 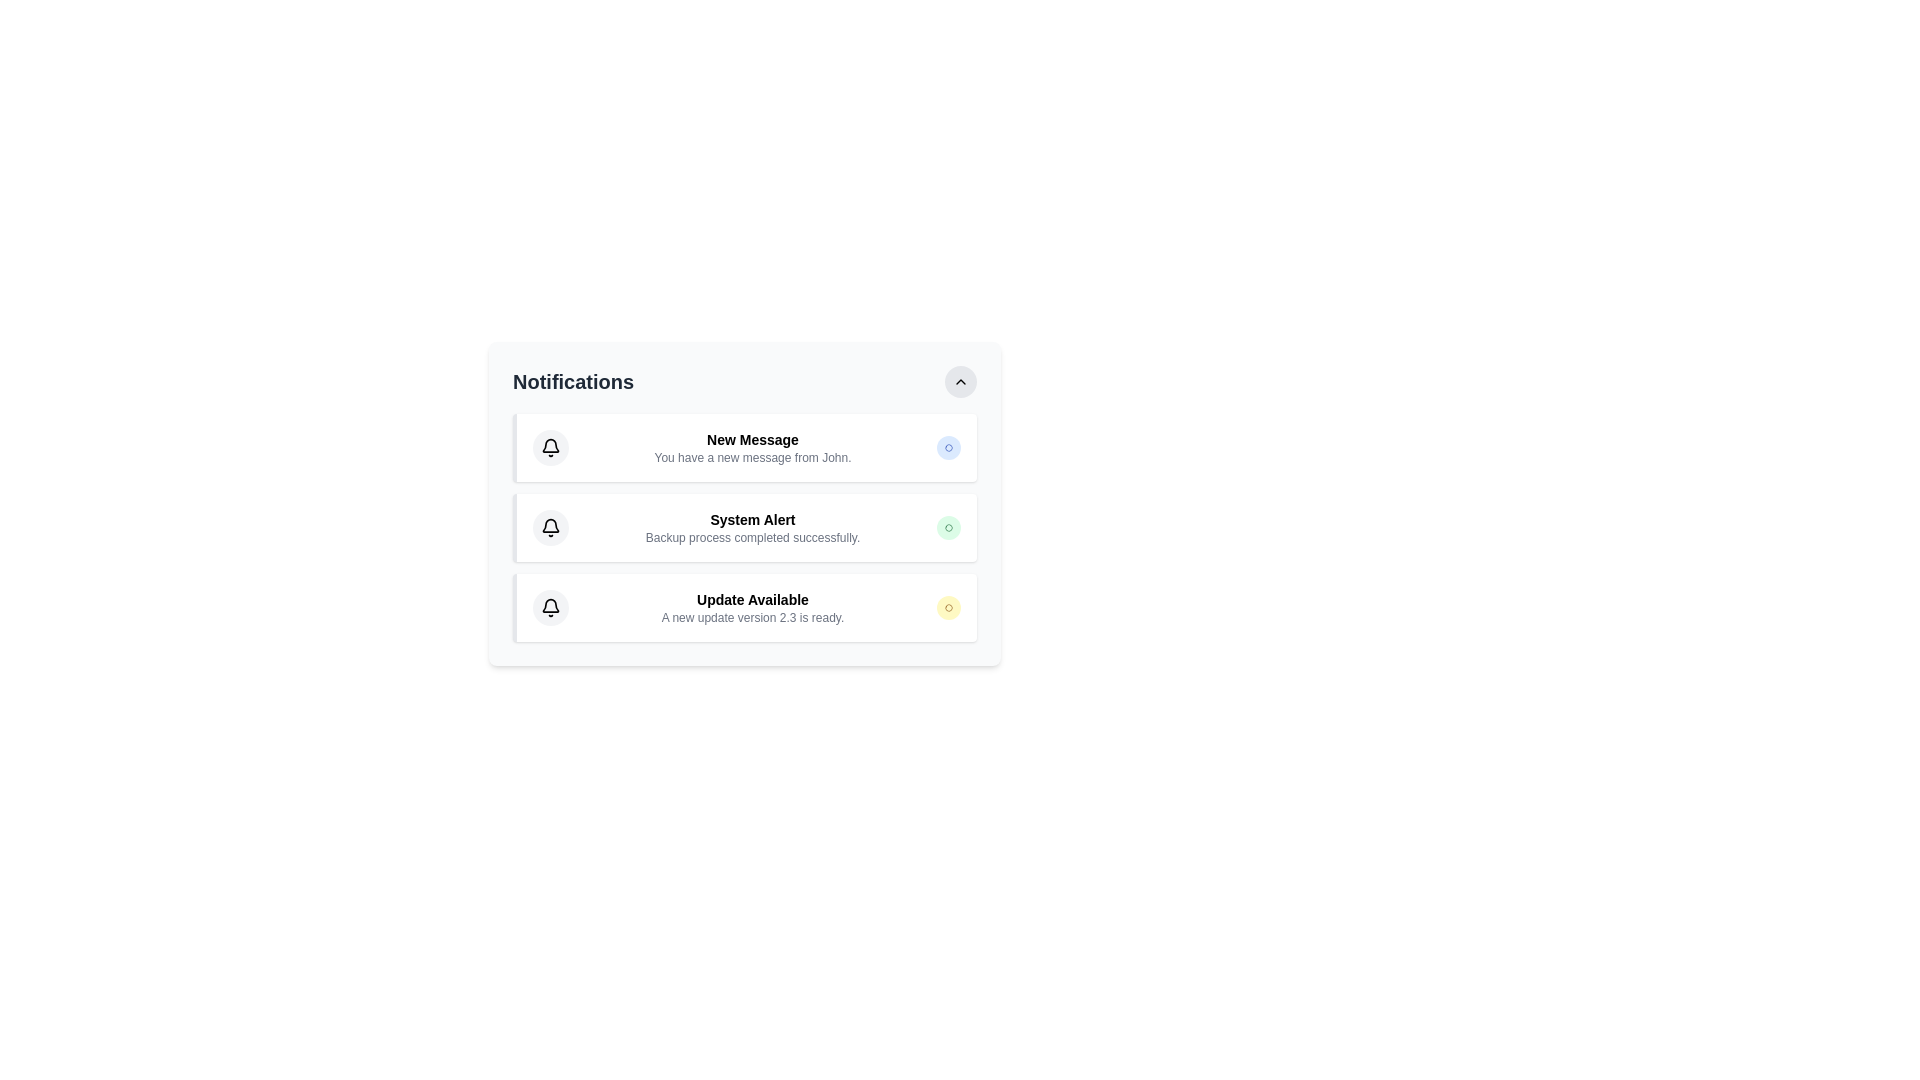 I want to click on the circular button with a gray background and upward-pointing chevron icon, located at the top-right corner of the notification box, adjacent to the 'Notifications' header text, so click(x=960, y=381).